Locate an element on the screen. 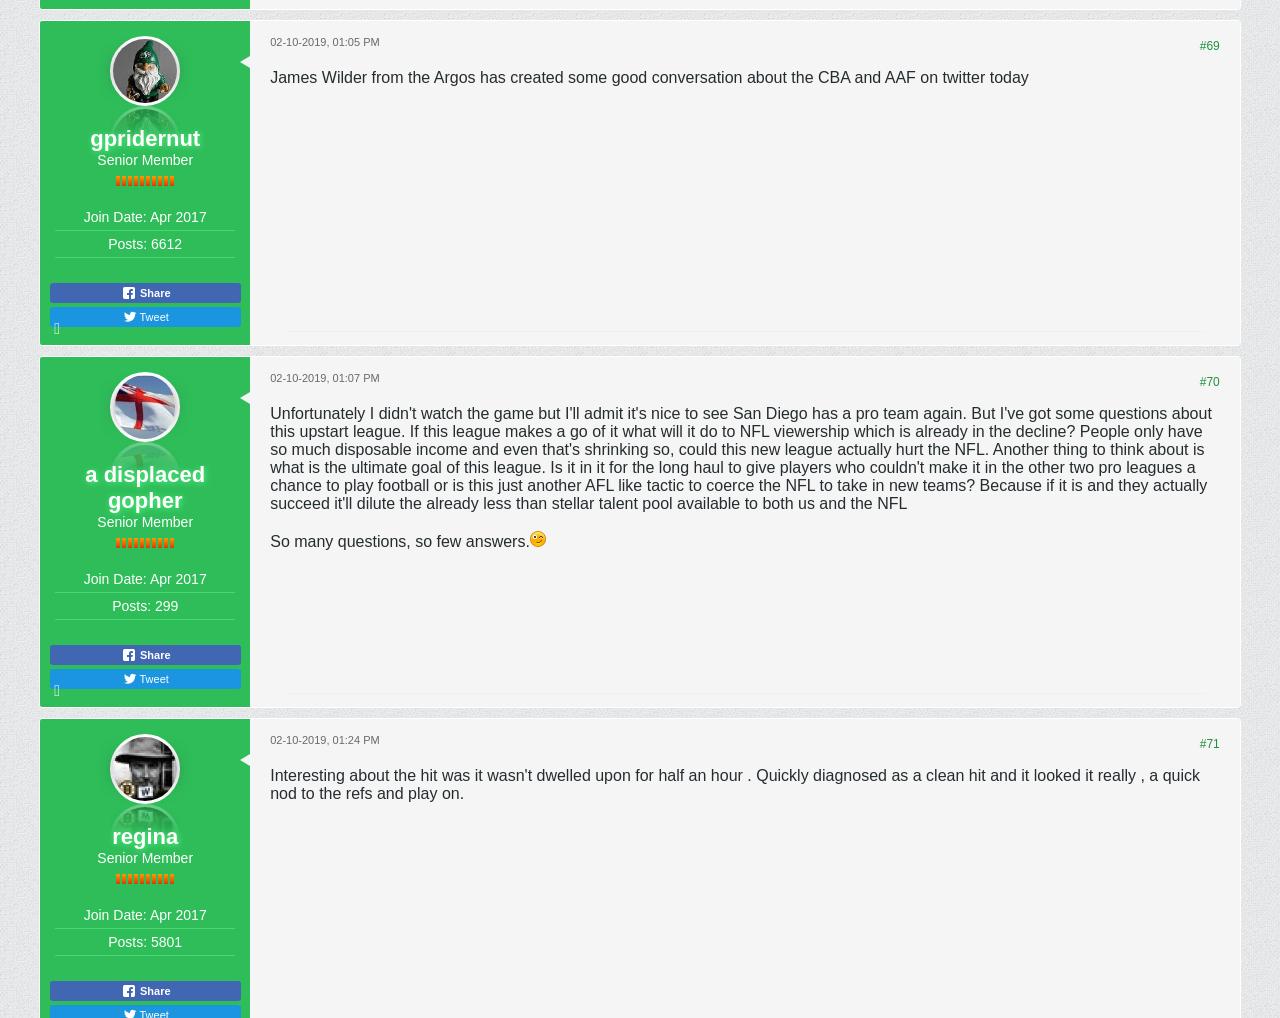 The width and height of the screenshot is (1280, 1018). '5801' is located at coordinates (166, 940).